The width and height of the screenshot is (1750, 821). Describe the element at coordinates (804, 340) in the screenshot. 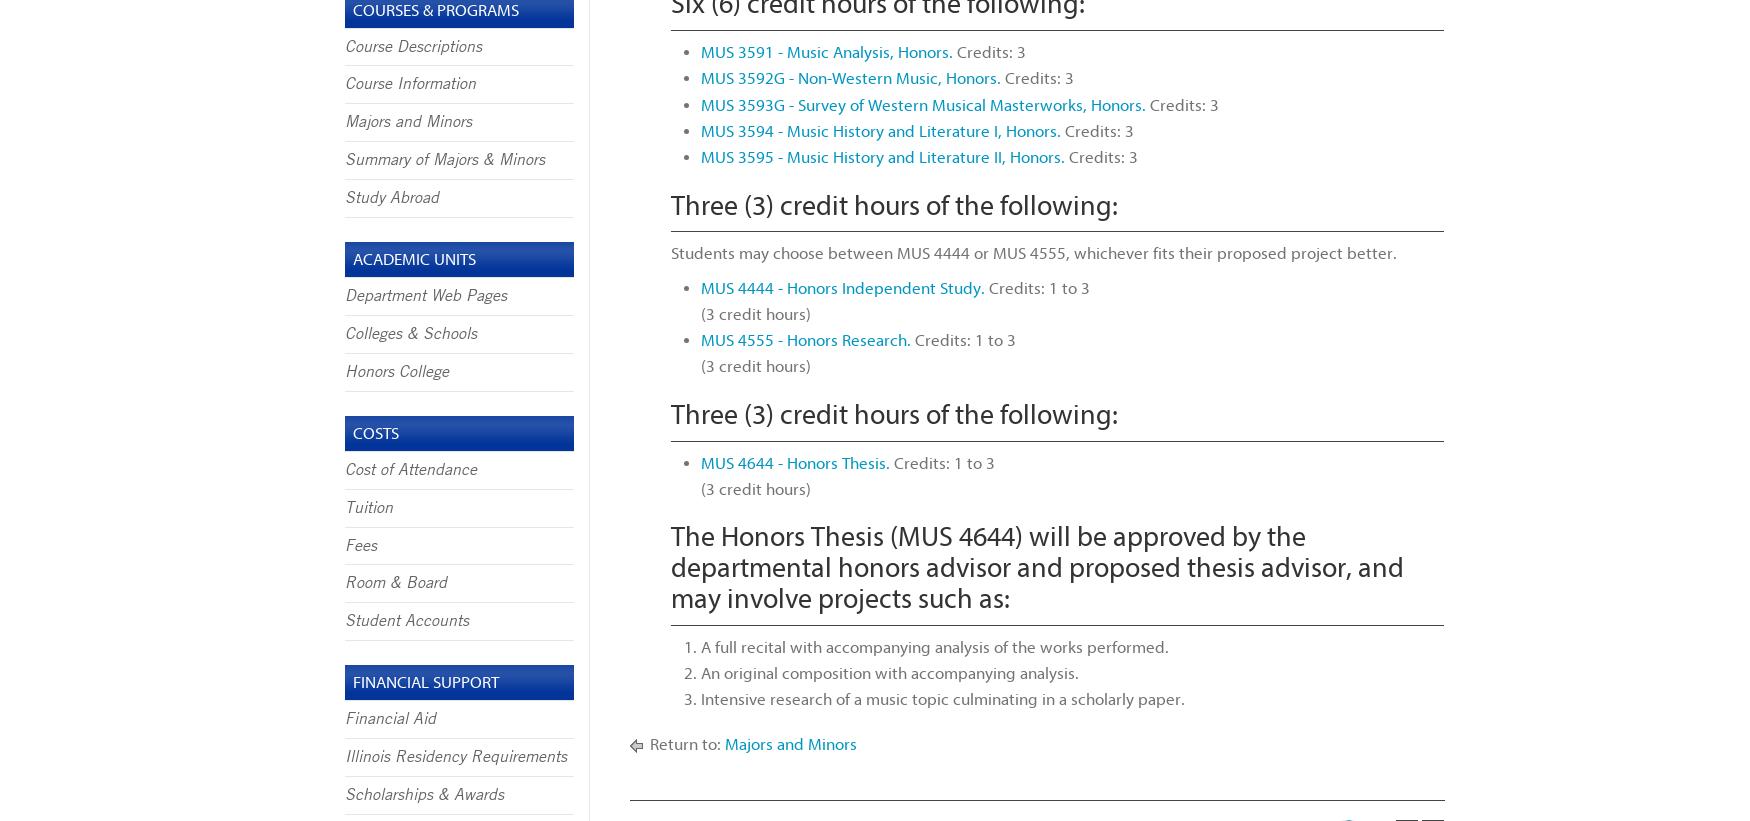

I see `'MUS 4555 - Honors Research.'` at that location.